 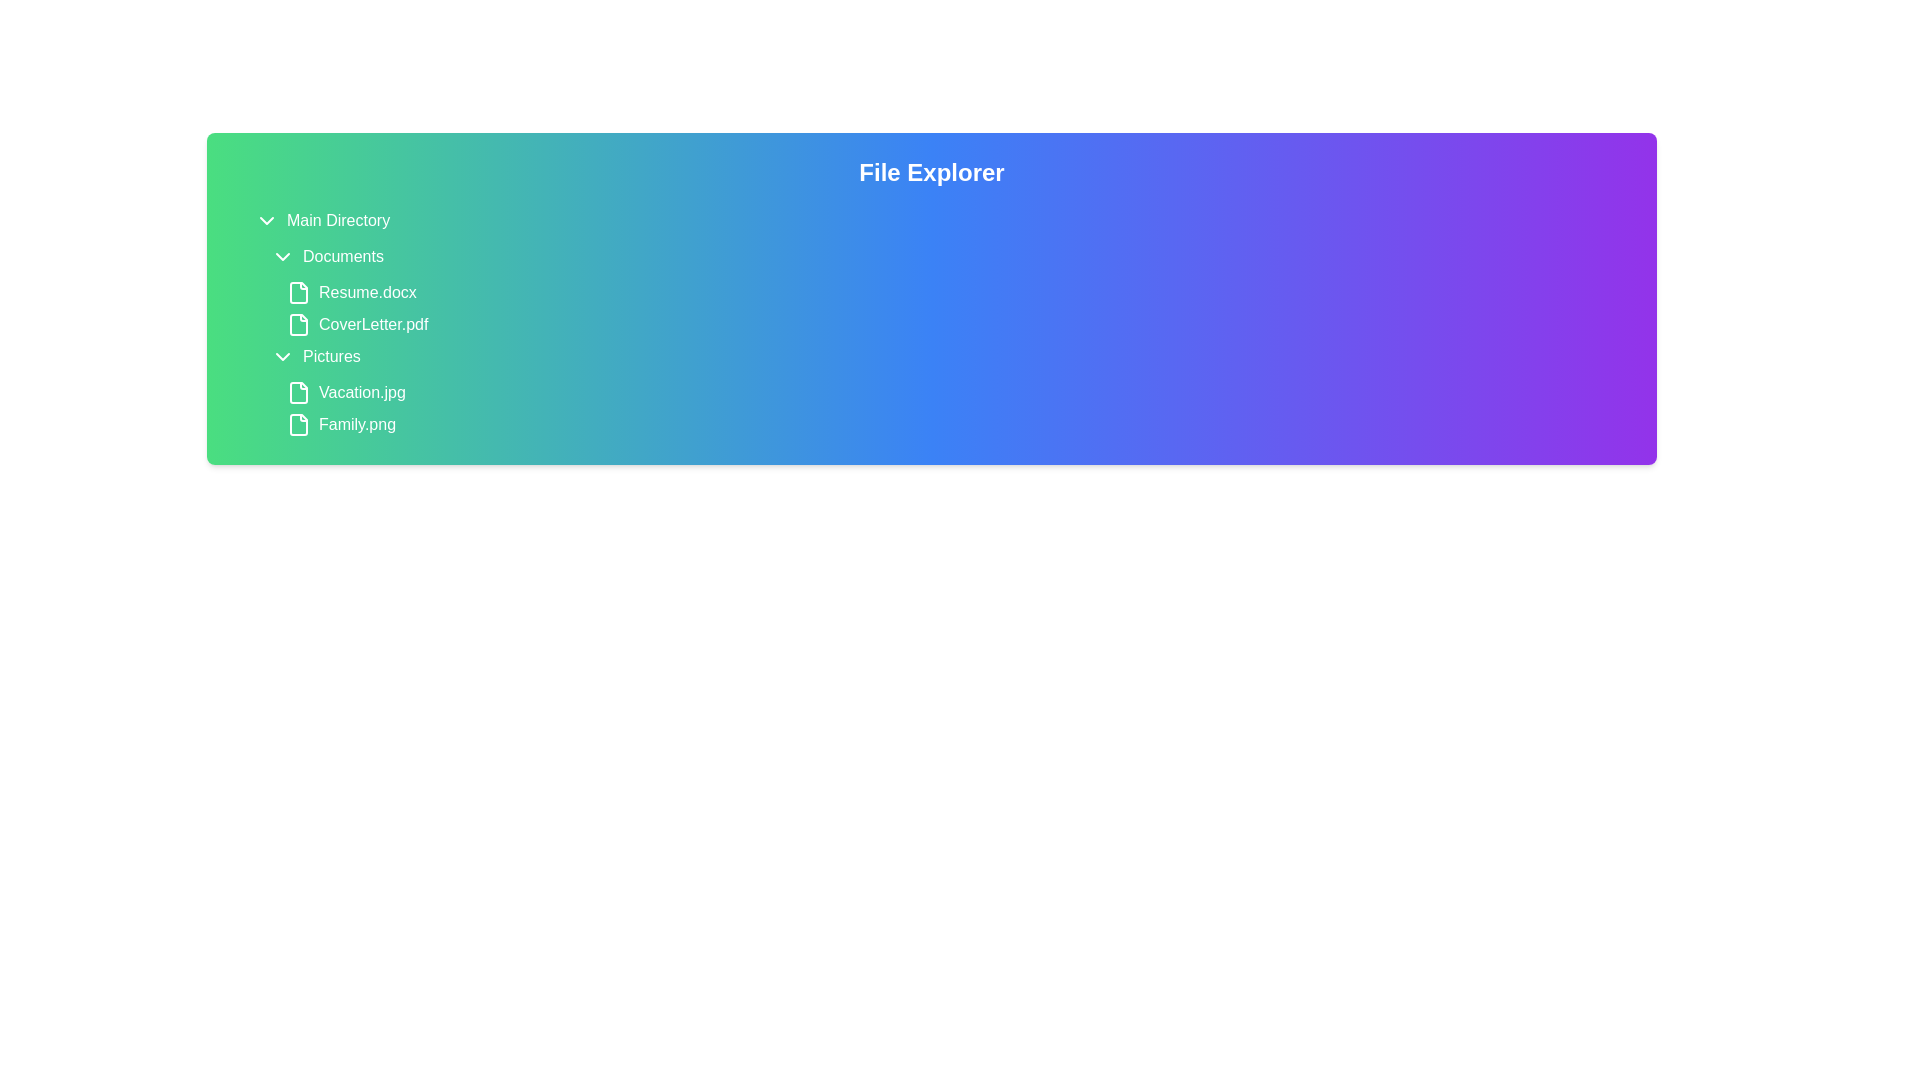 What do you see at coordinates (297, 293) in the screenshot?
I see `the document file icon located to the left of the text 'Resume.docx' in the 'Documents' directory, which serves as a visual indicator for the associated file name` at bounding box center [297, 293].